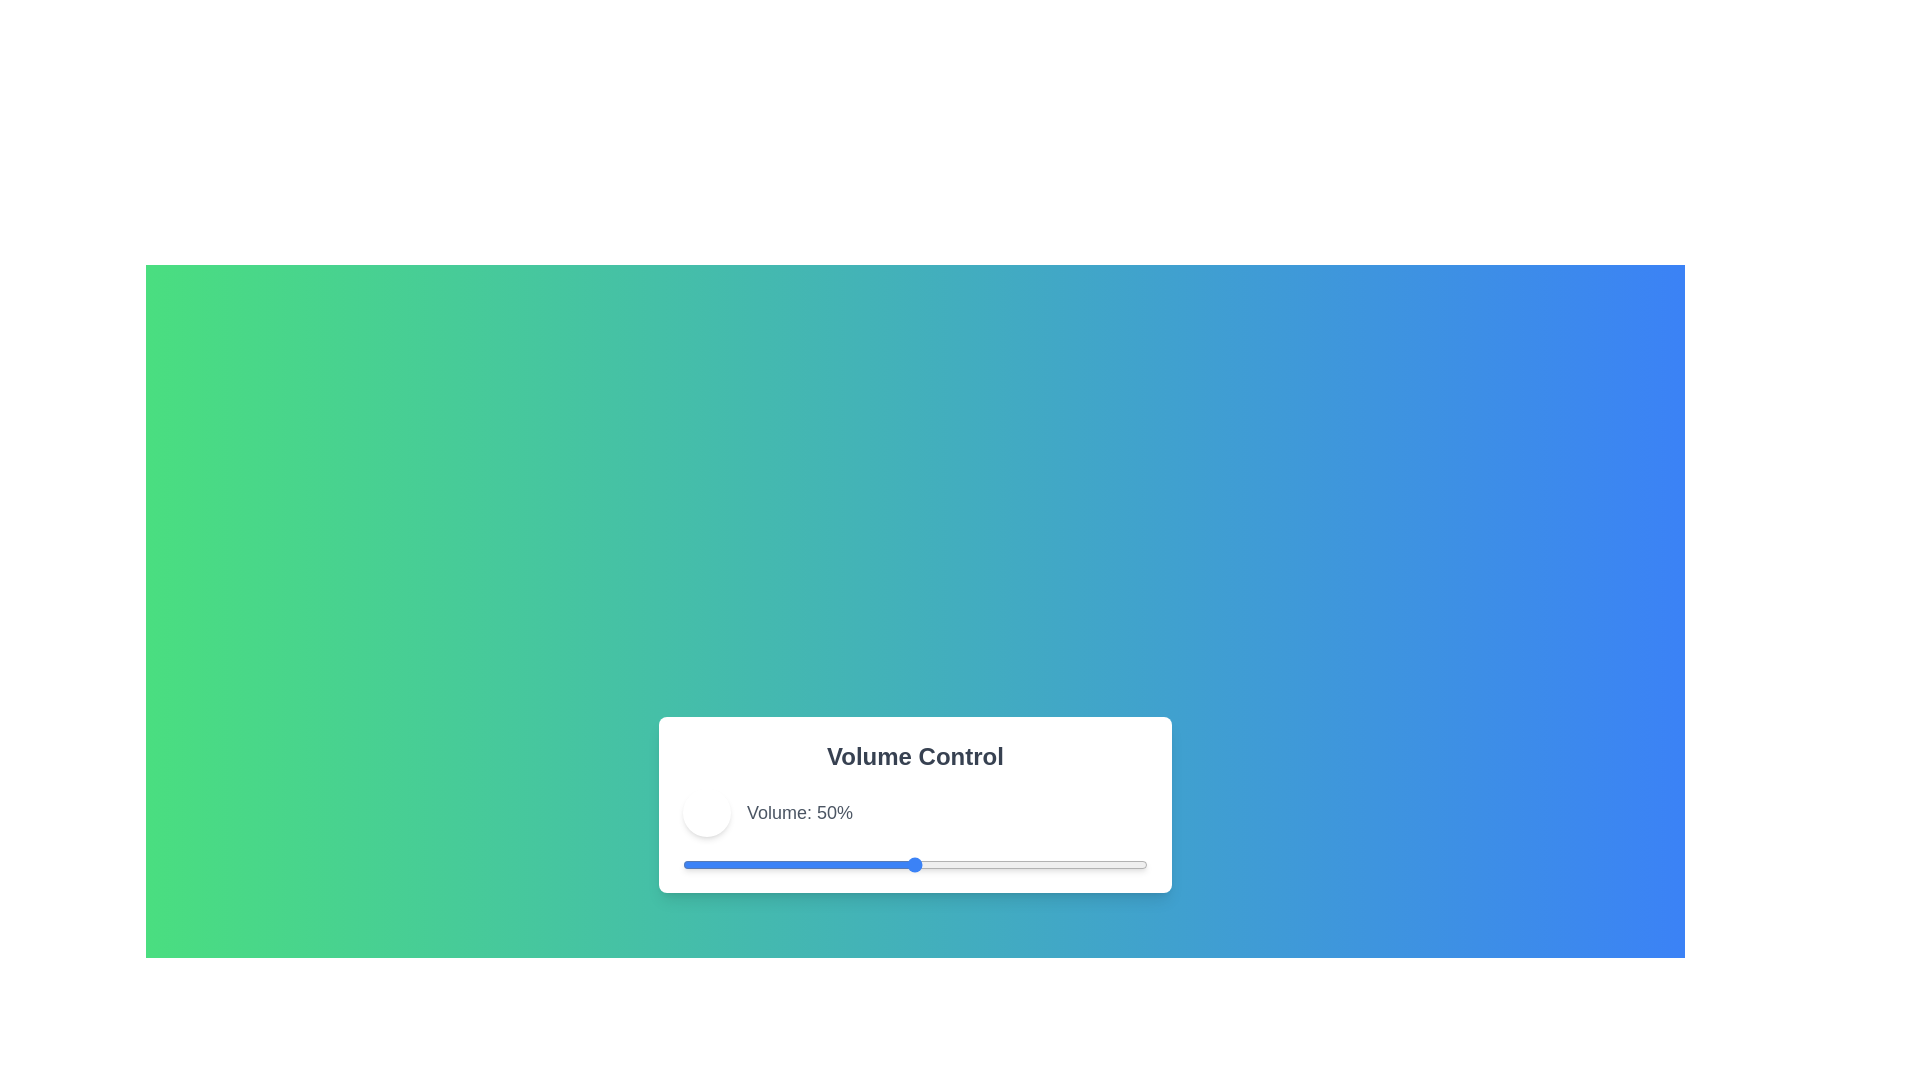  What do you see at coordinates (682, 863) in the screenshot?
I see `the slider` at bounding box center [682, 863].